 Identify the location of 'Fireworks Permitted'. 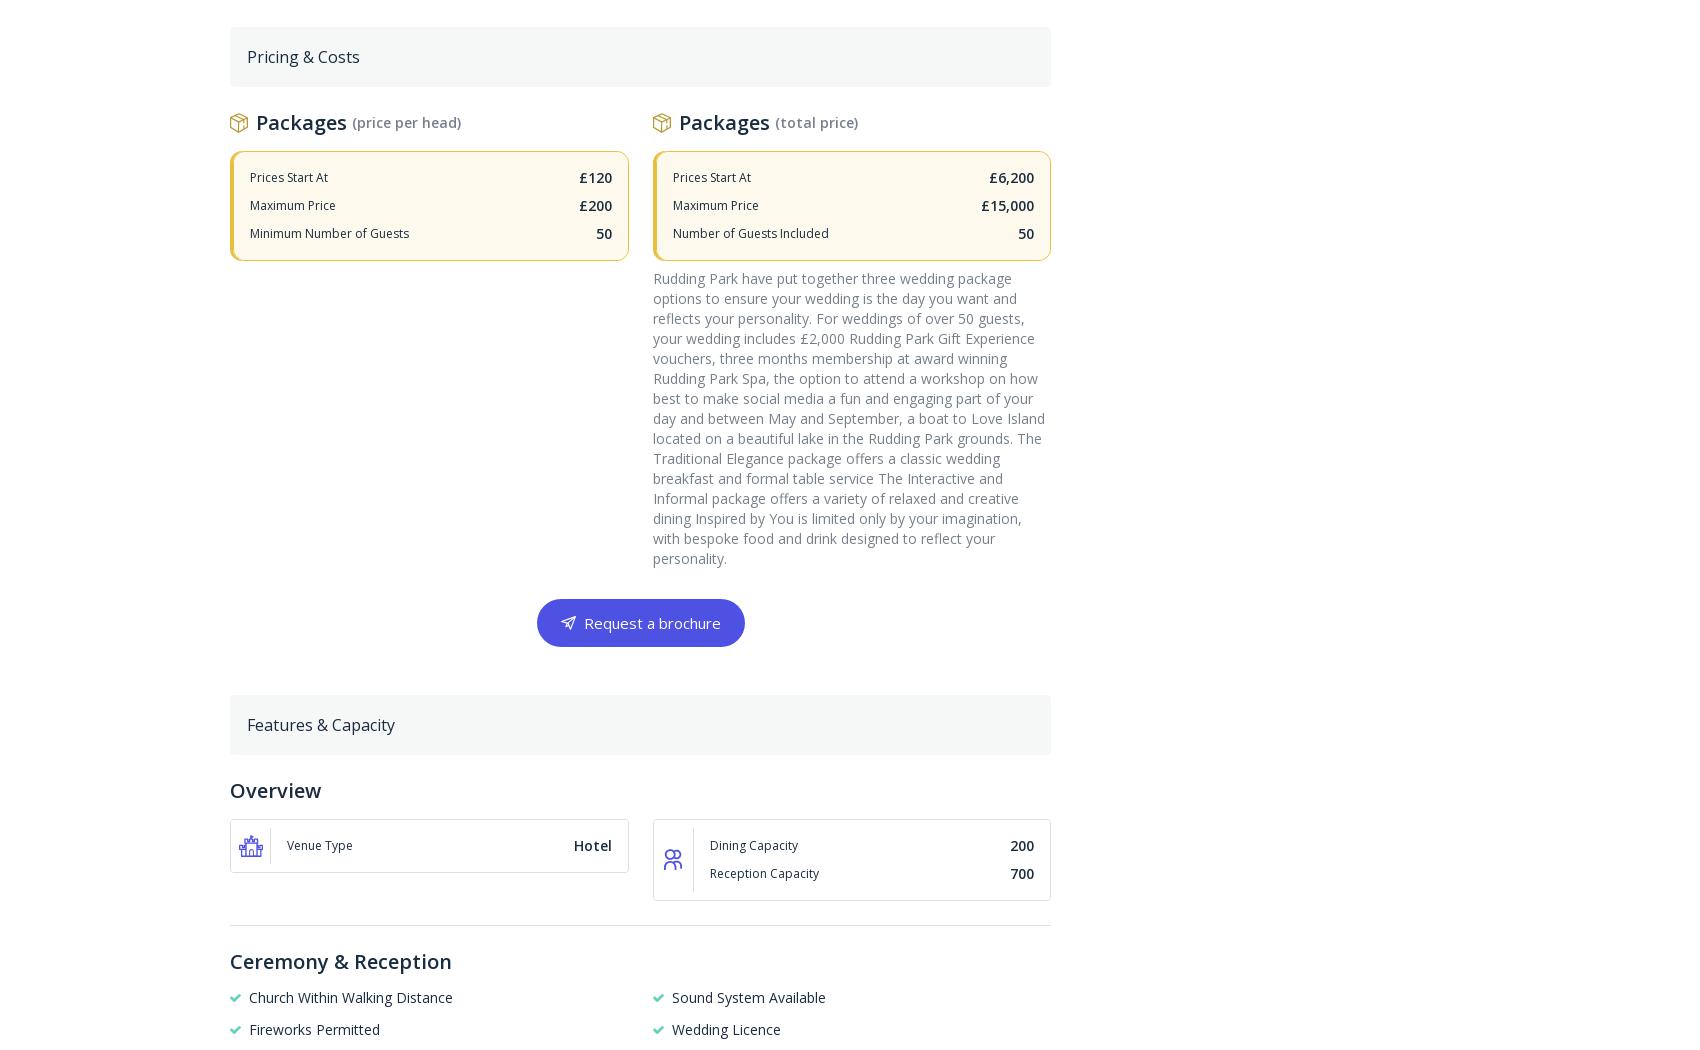
(314, 1027).